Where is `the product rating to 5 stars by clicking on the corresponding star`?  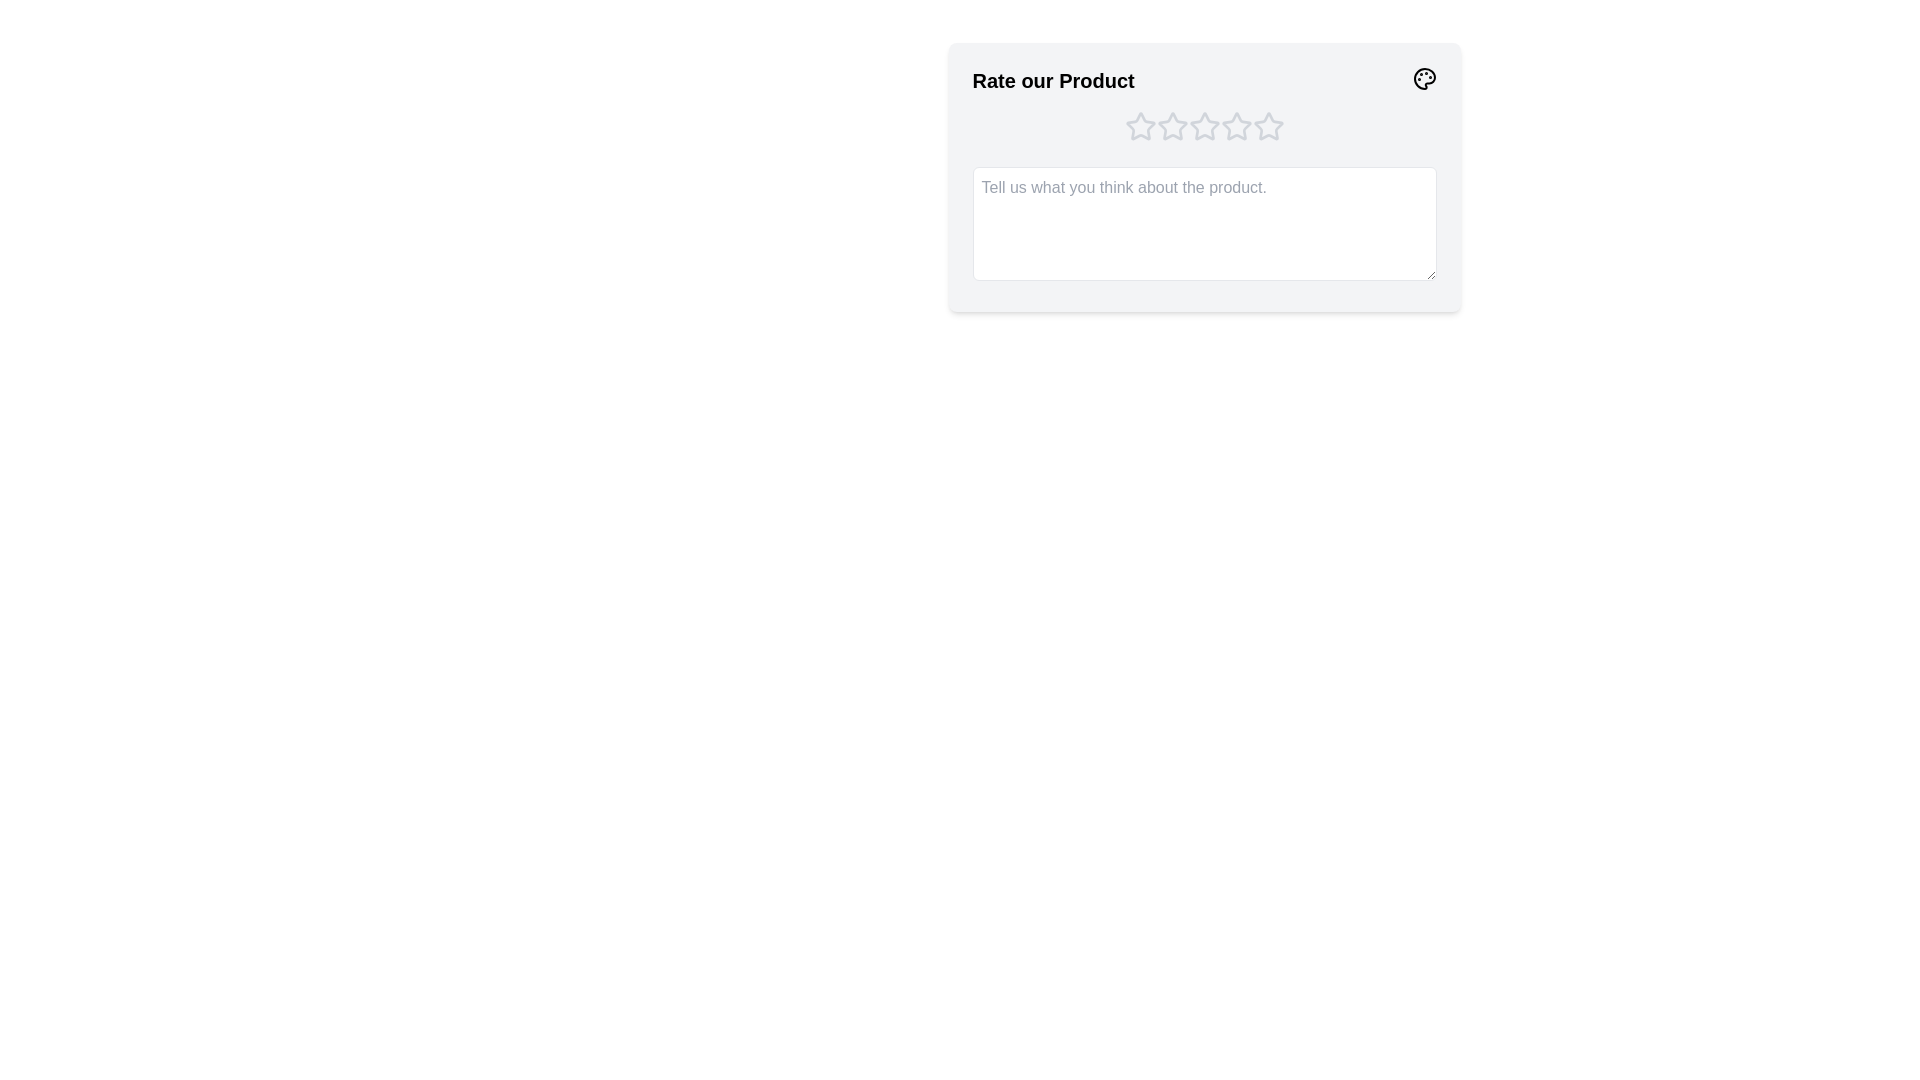
the product rating to 5 stars by clicking on the corresponding star is located at coordinates (1267, 127).